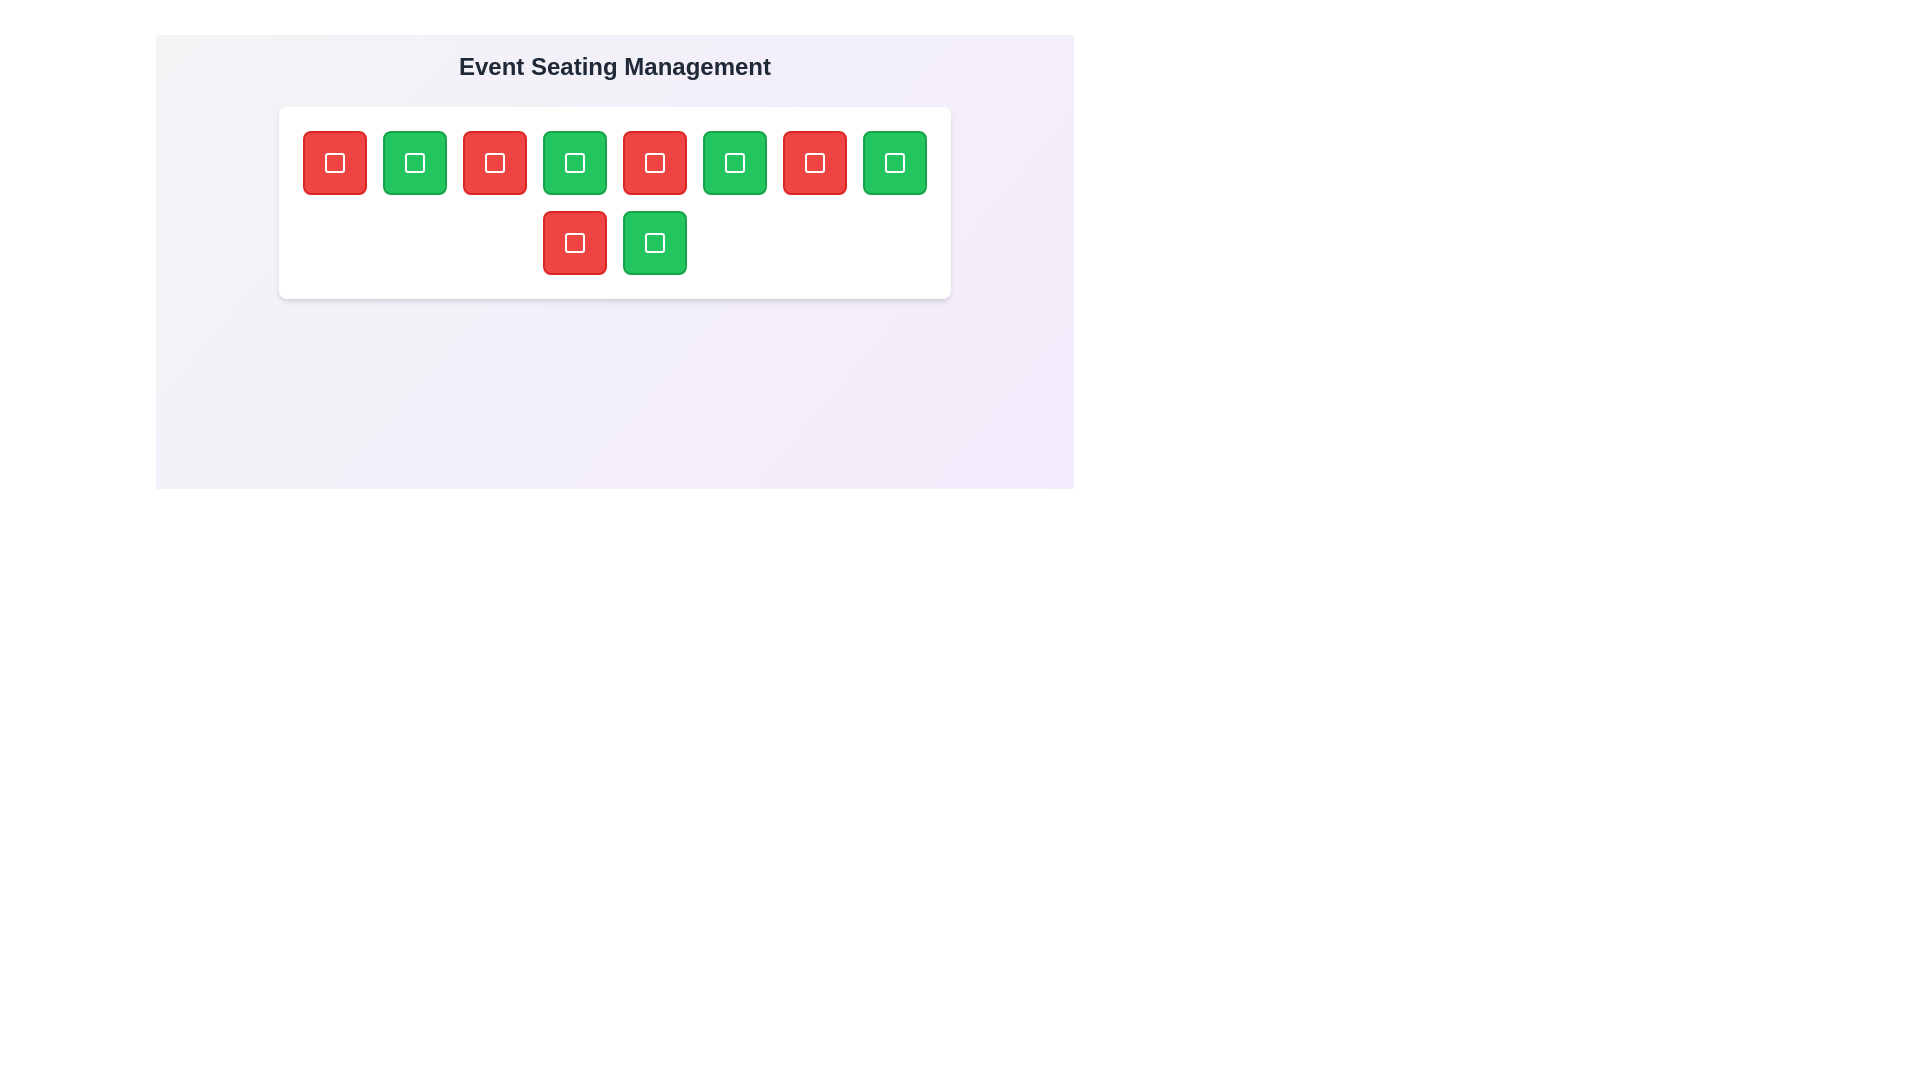 The width and height of the screenshot is (1920, 1080). I want to click on the small hollow square icon with a green background representing the selectable seat labeled 'Seat 6' located in the second row, third column of the grid layout, so click(733, 161).